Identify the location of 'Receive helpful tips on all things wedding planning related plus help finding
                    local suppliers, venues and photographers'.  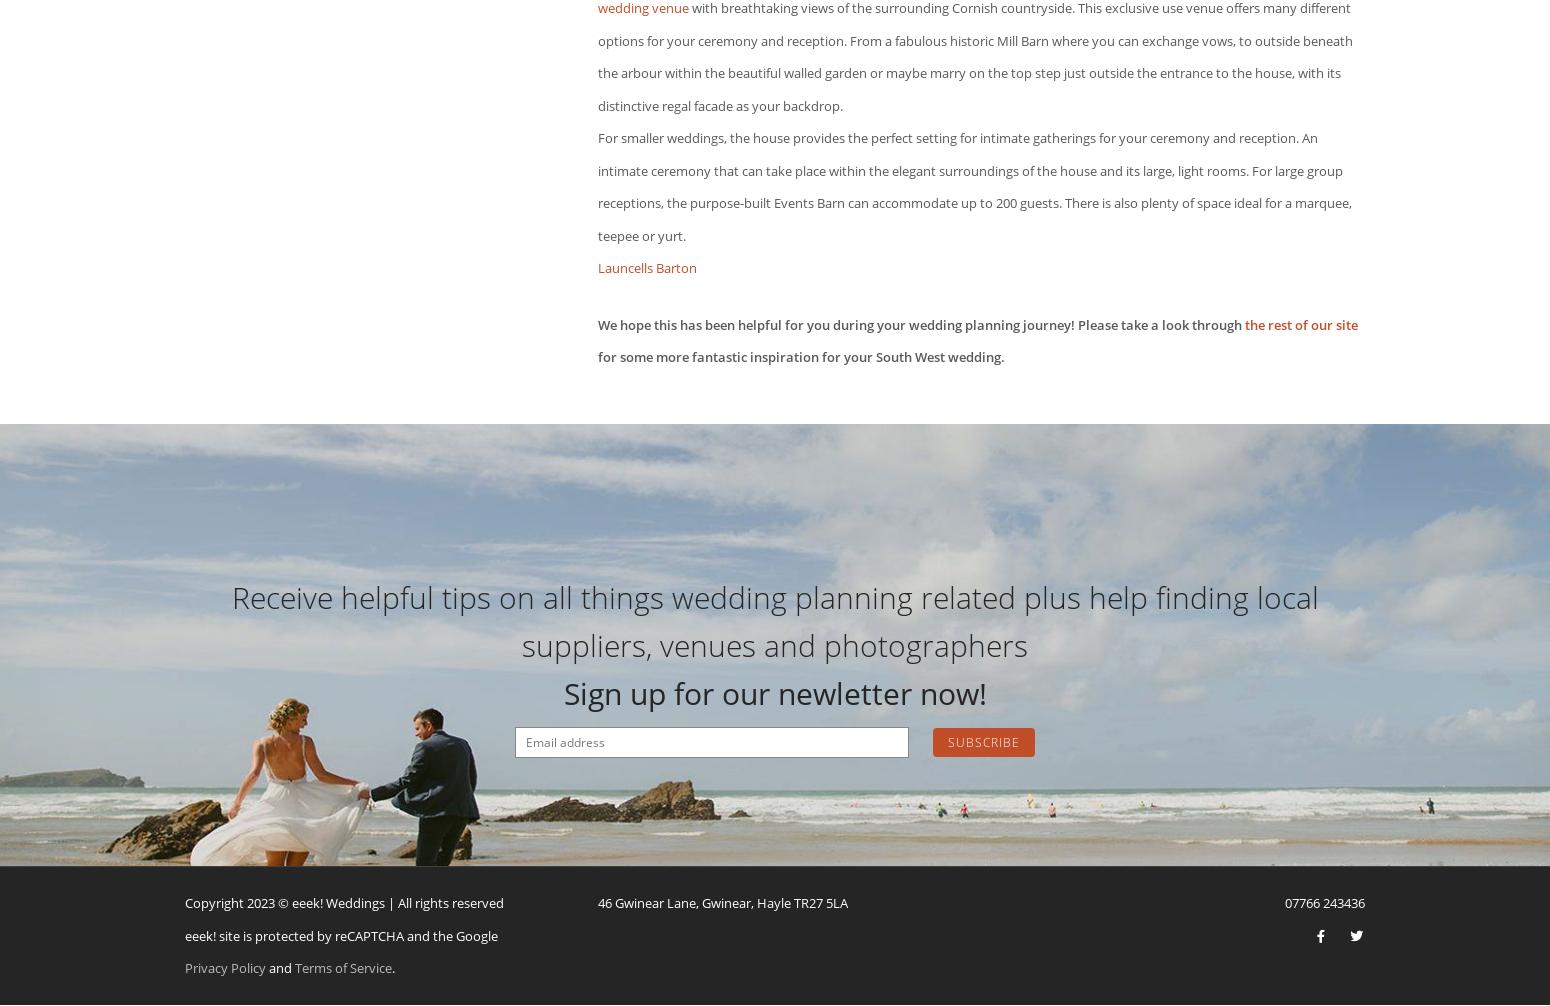
(774, 620).